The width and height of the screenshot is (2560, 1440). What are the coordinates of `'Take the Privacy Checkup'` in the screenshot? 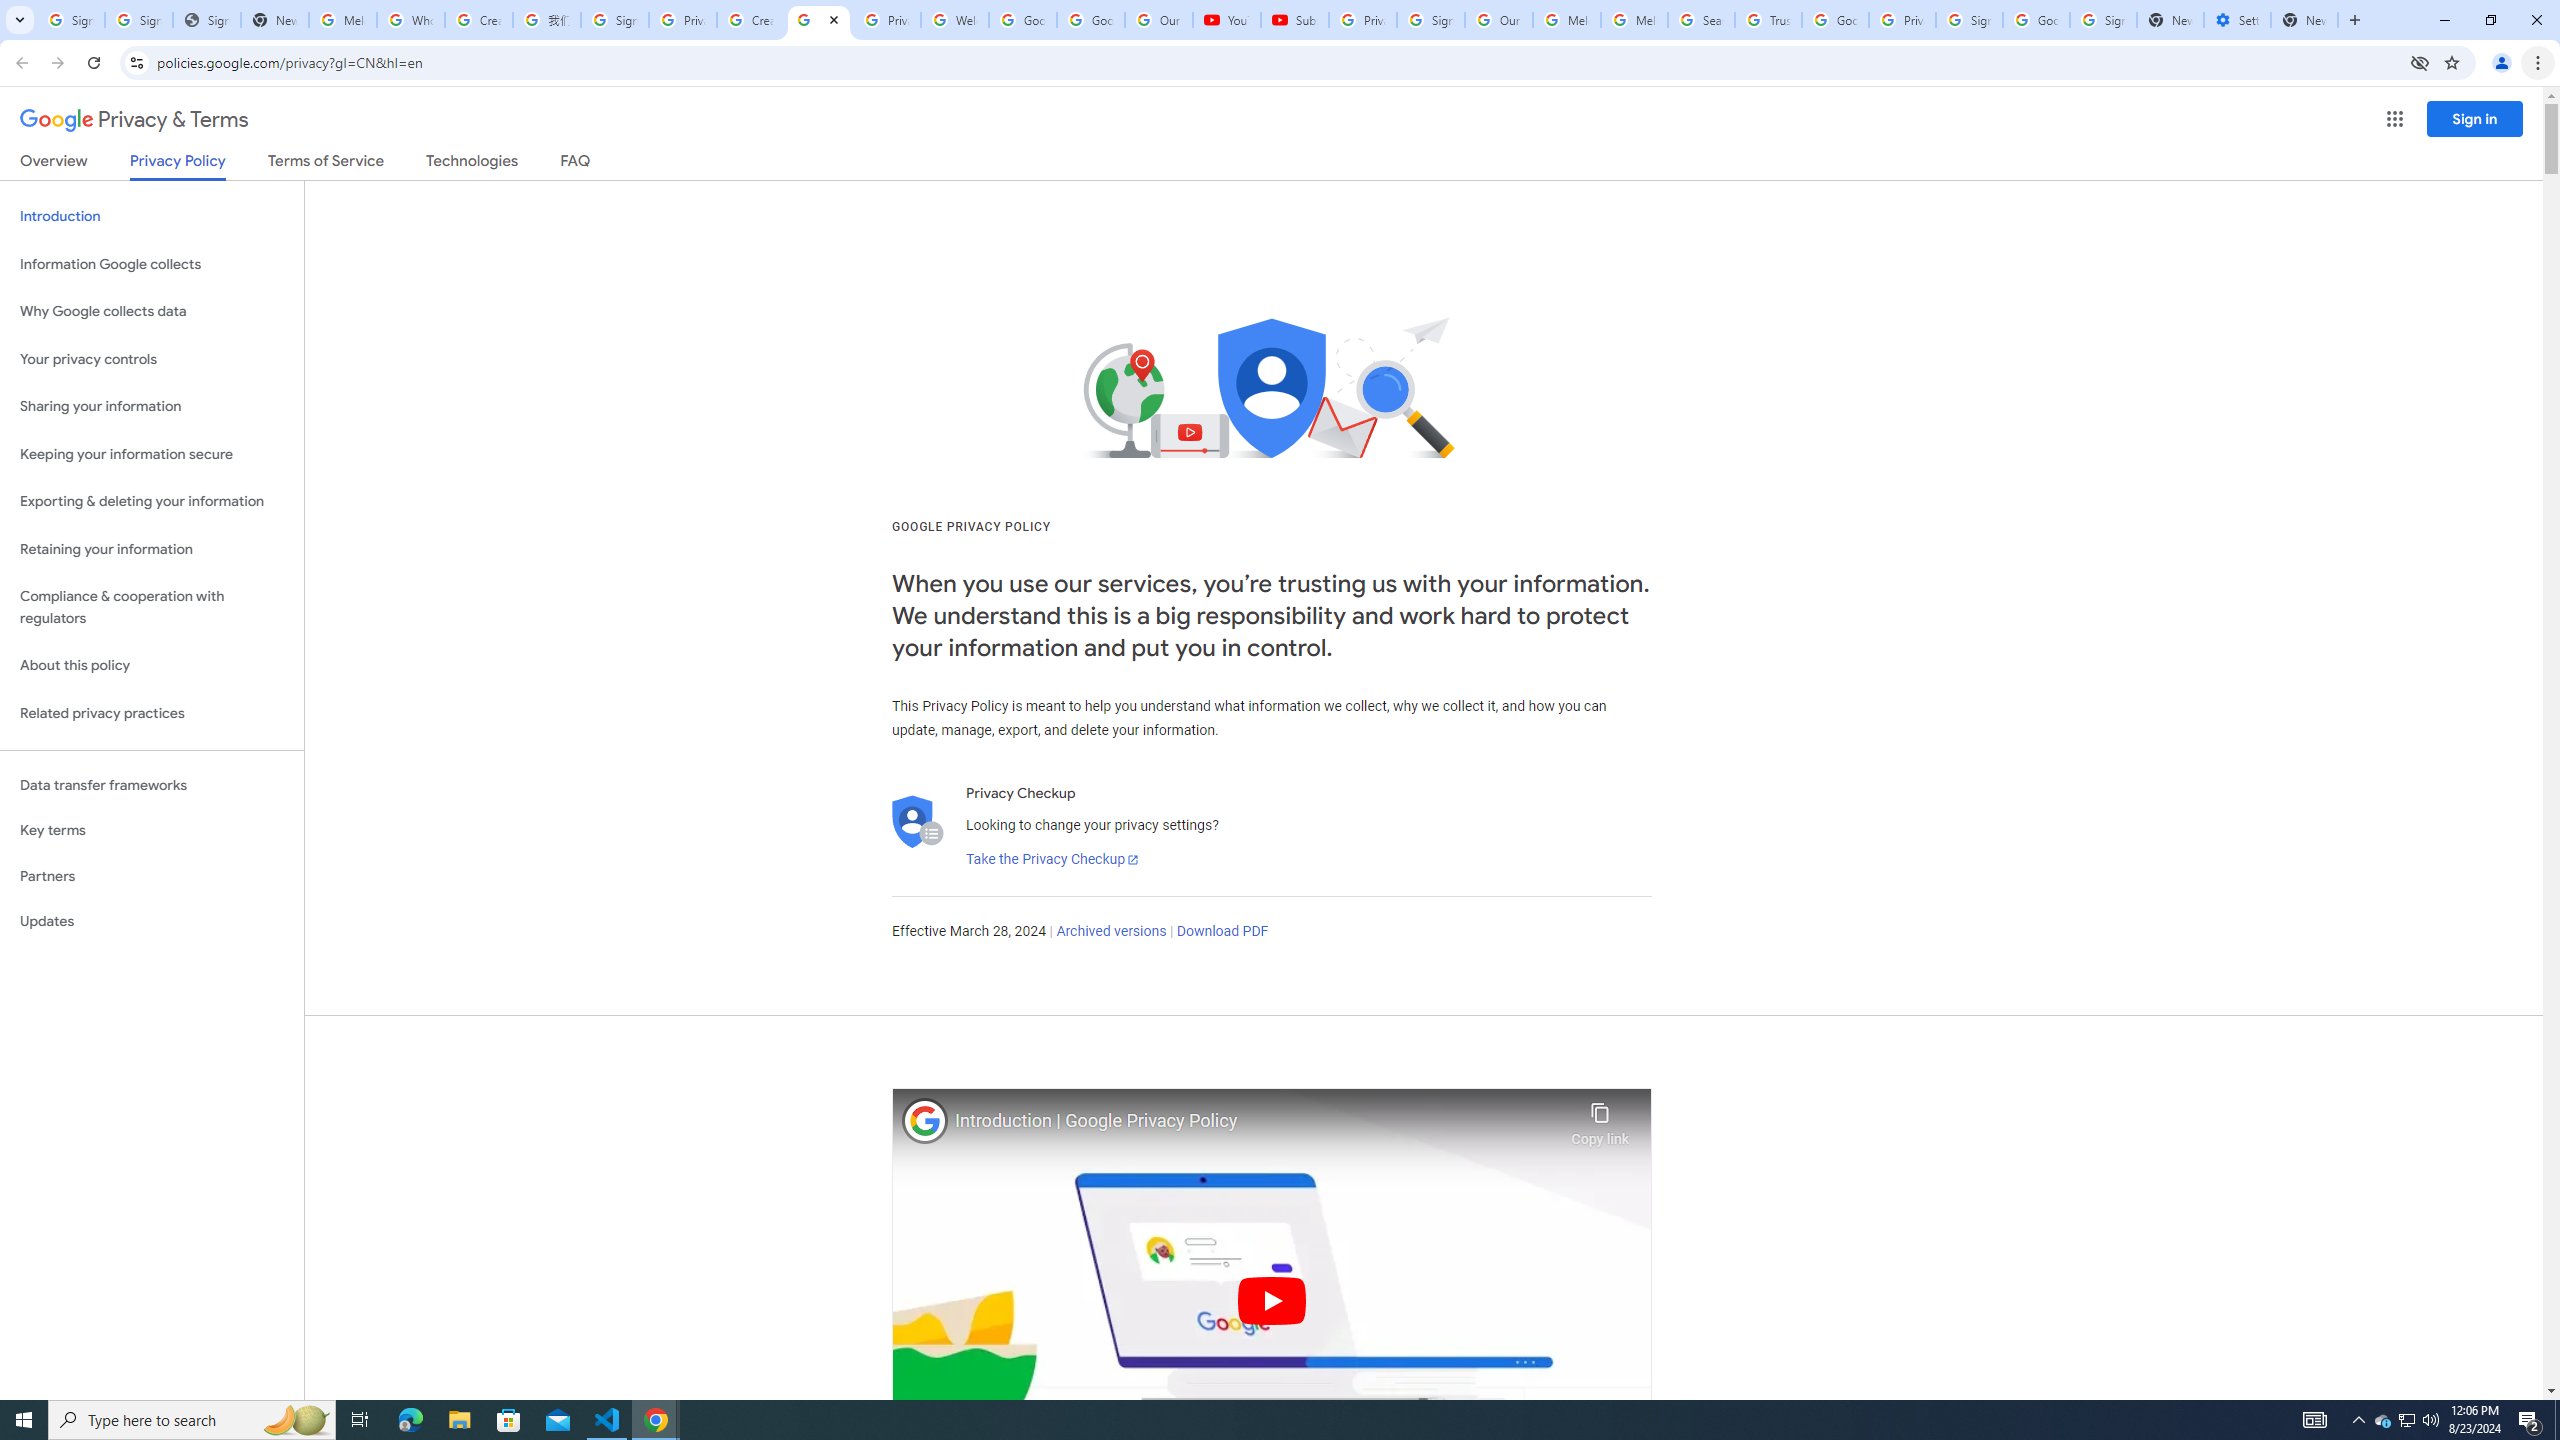 It's located at (1051, 858).